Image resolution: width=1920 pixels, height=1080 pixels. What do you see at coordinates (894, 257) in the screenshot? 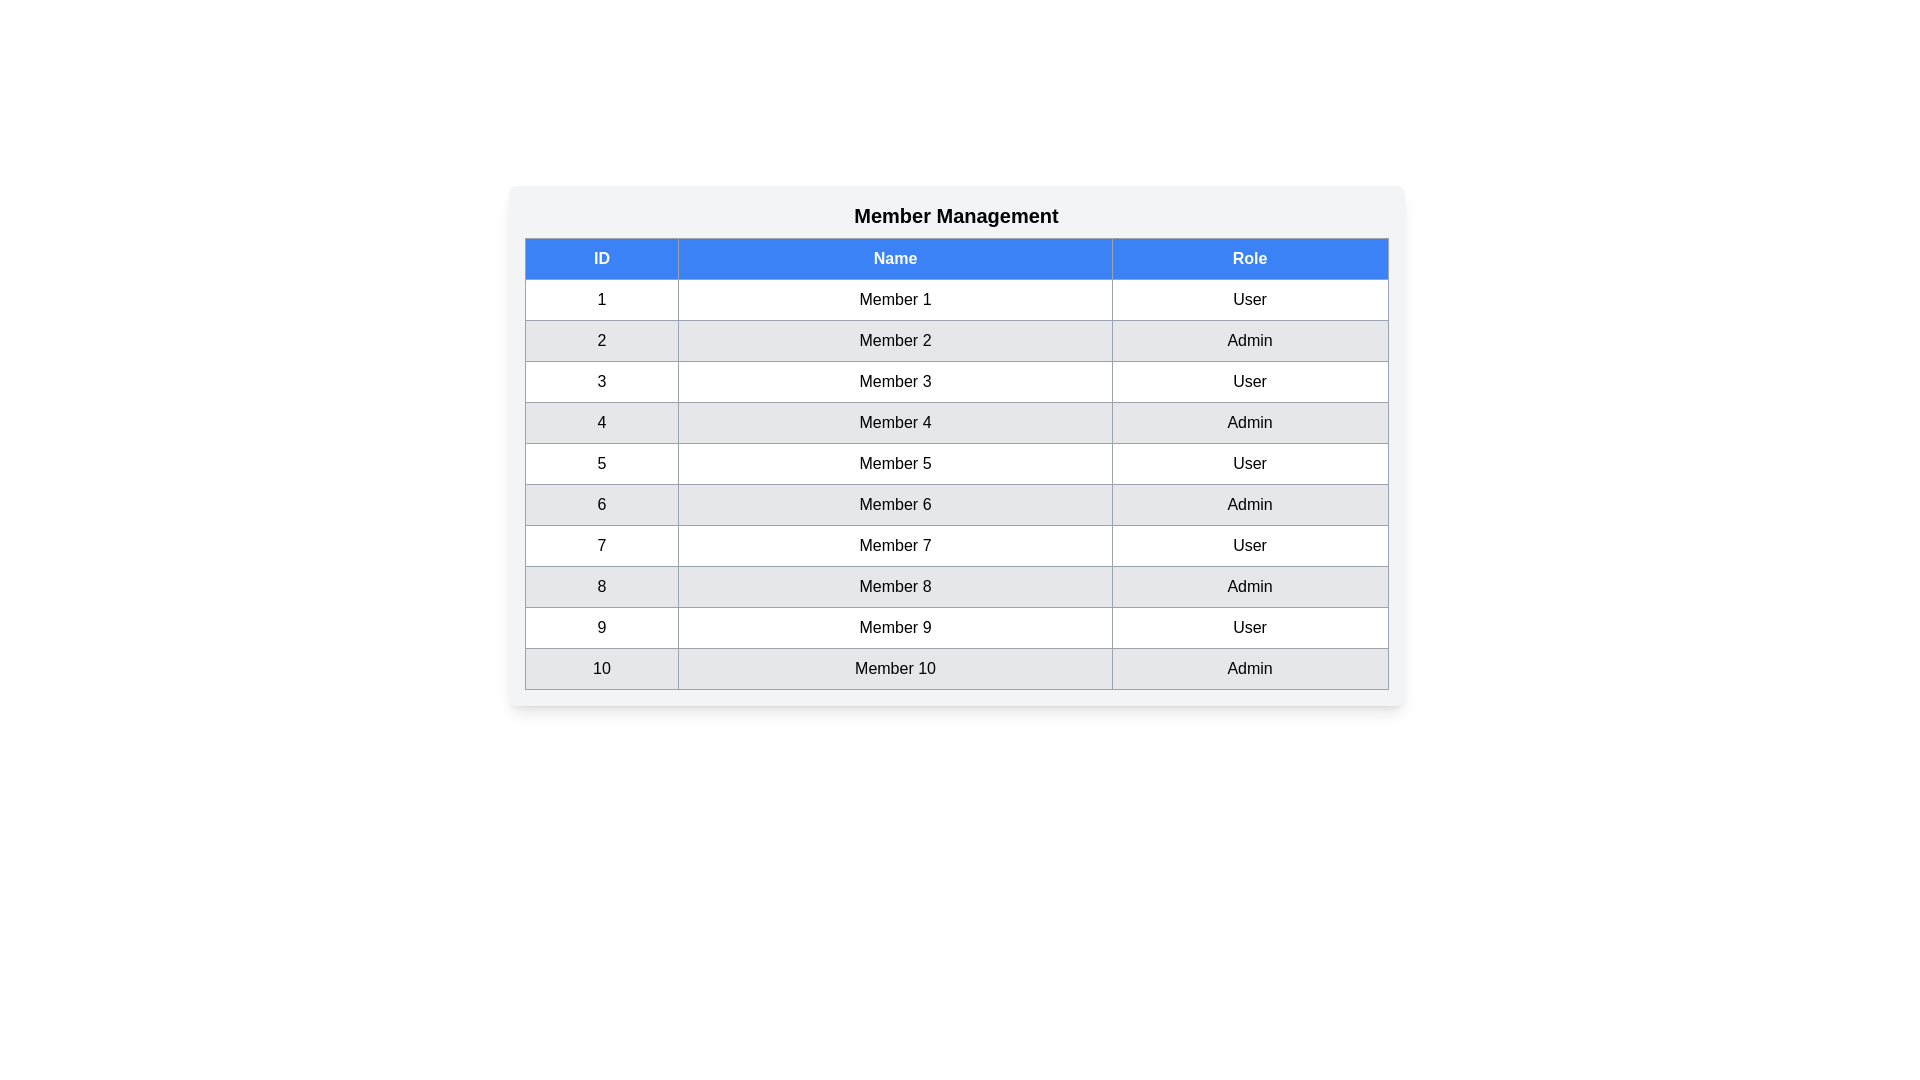
I see `the Name column header to sort the table by that column` at bounding box center [894, 257].